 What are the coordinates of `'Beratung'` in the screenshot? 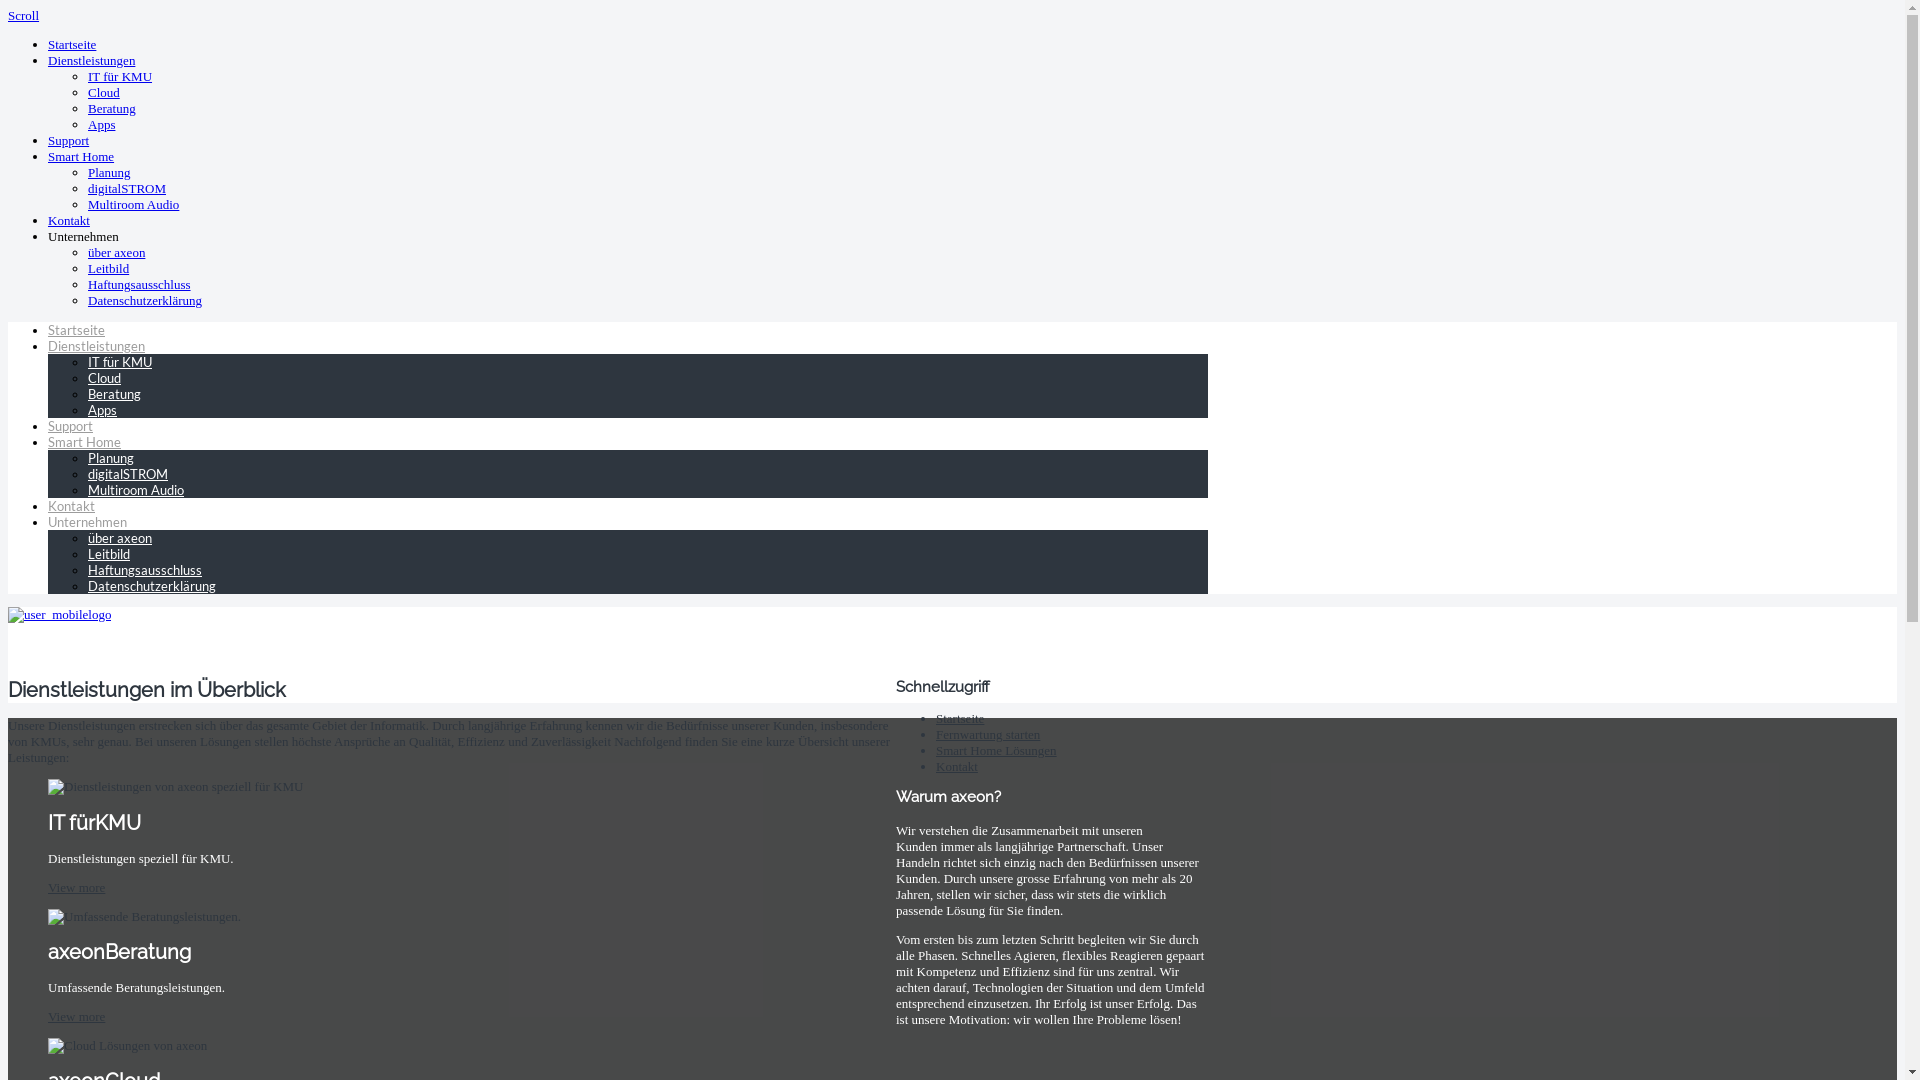 It's located at (110, 108).